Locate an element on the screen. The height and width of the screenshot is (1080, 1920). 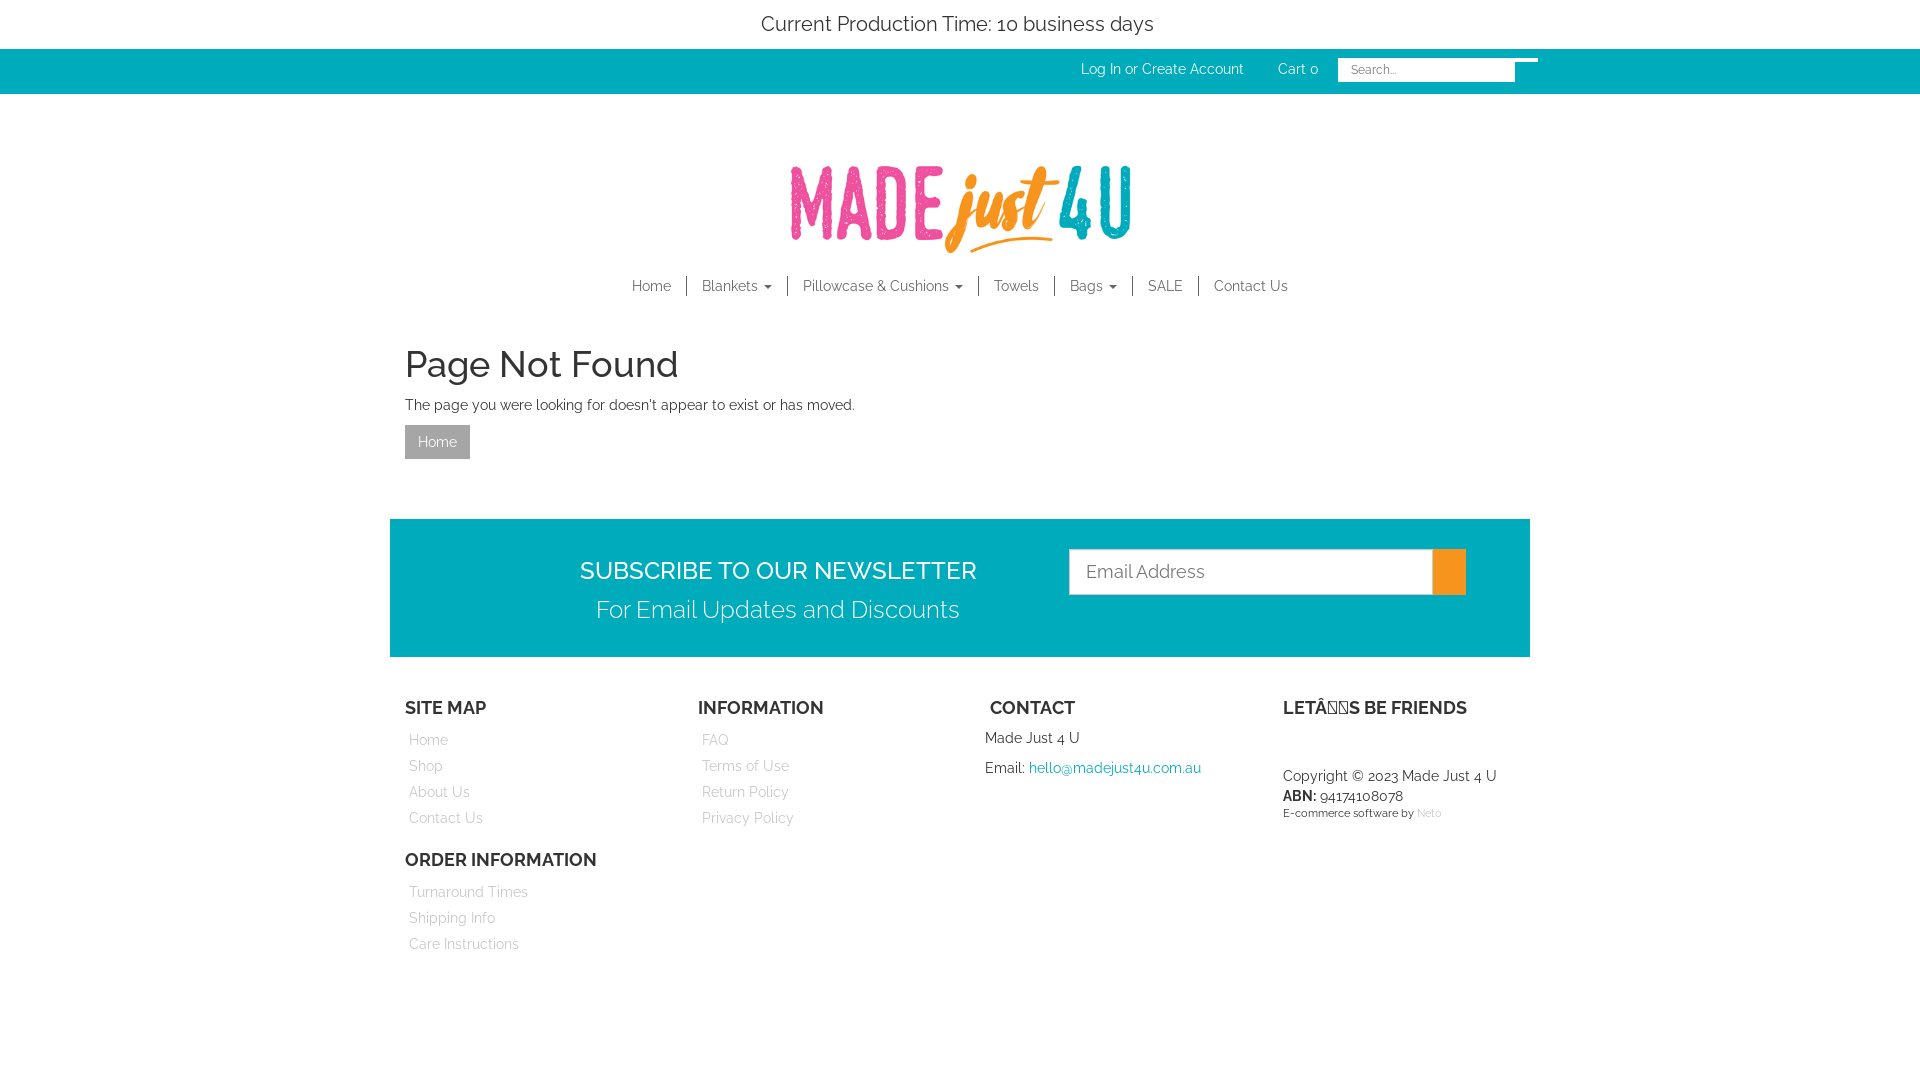
'Neto' is located at coordinates (1427, 813).